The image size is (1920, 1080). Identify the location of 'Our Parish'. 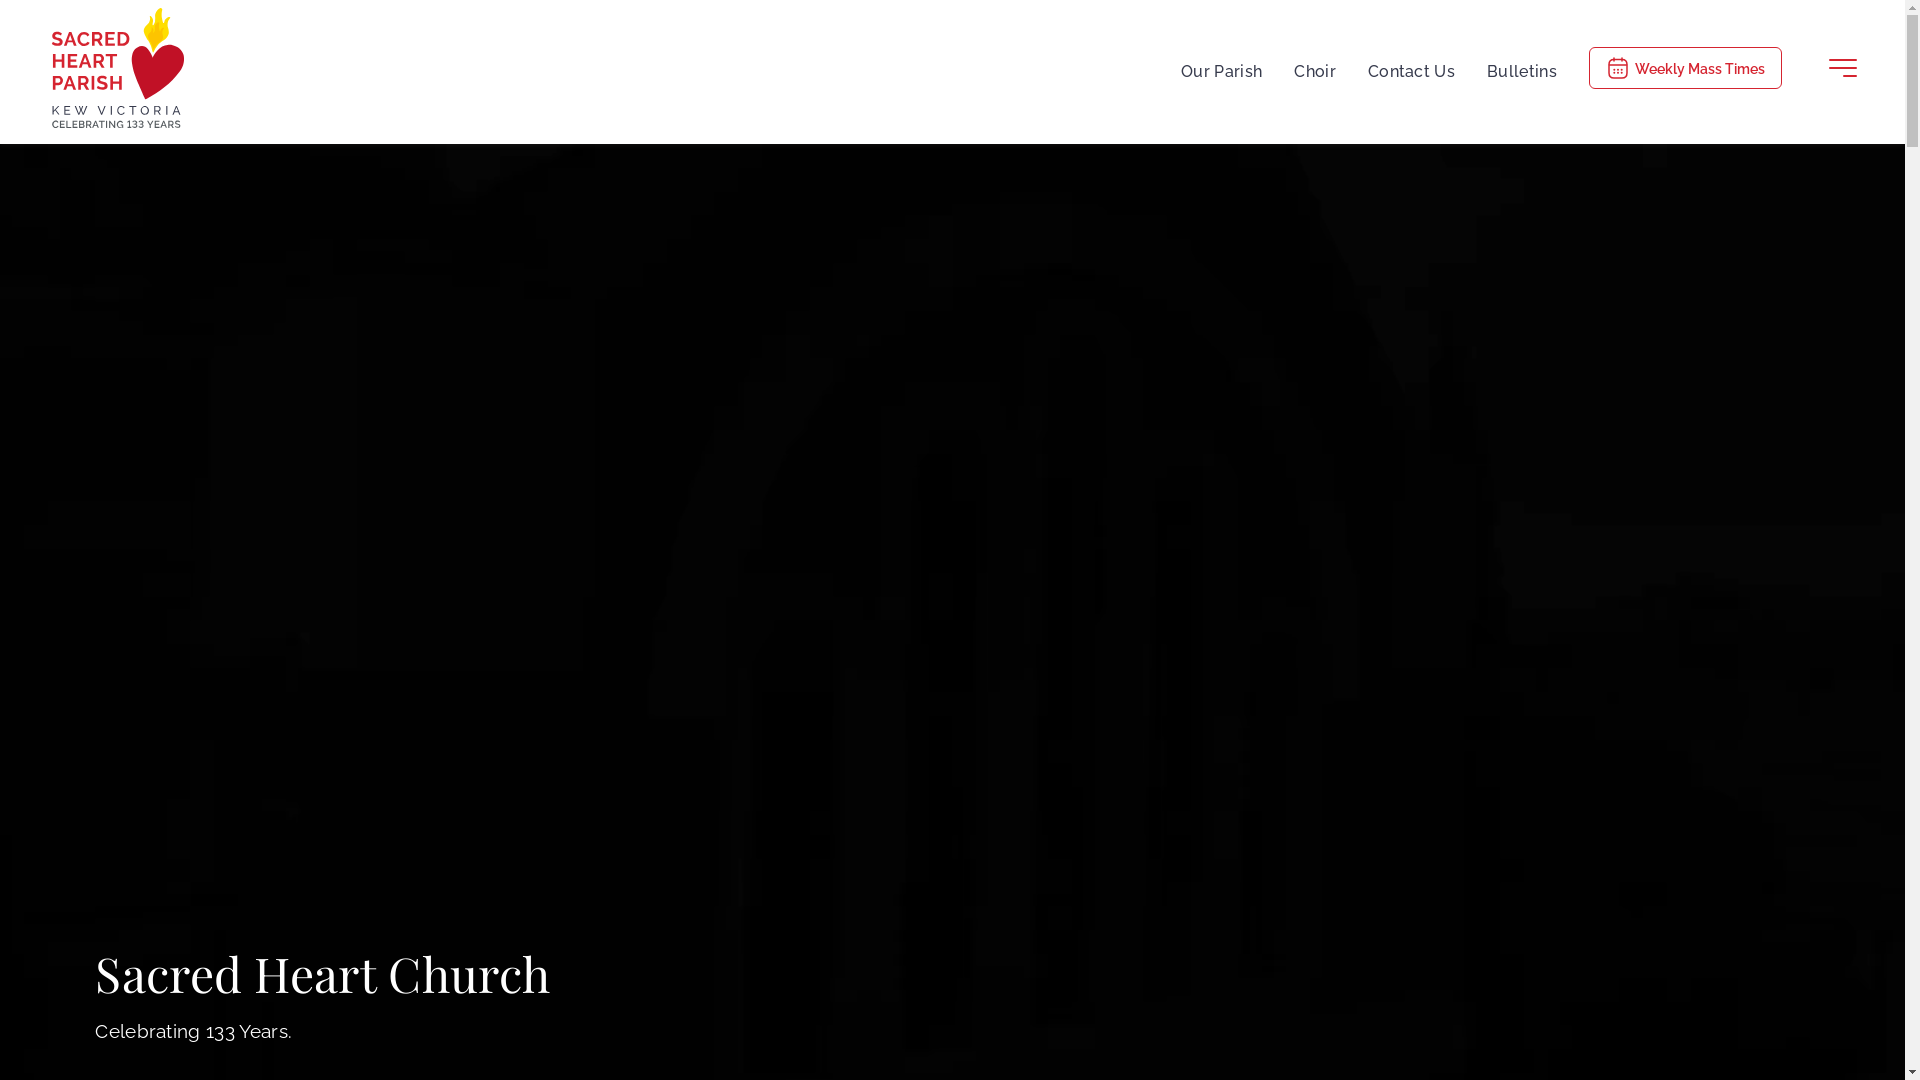
(1220, 67).